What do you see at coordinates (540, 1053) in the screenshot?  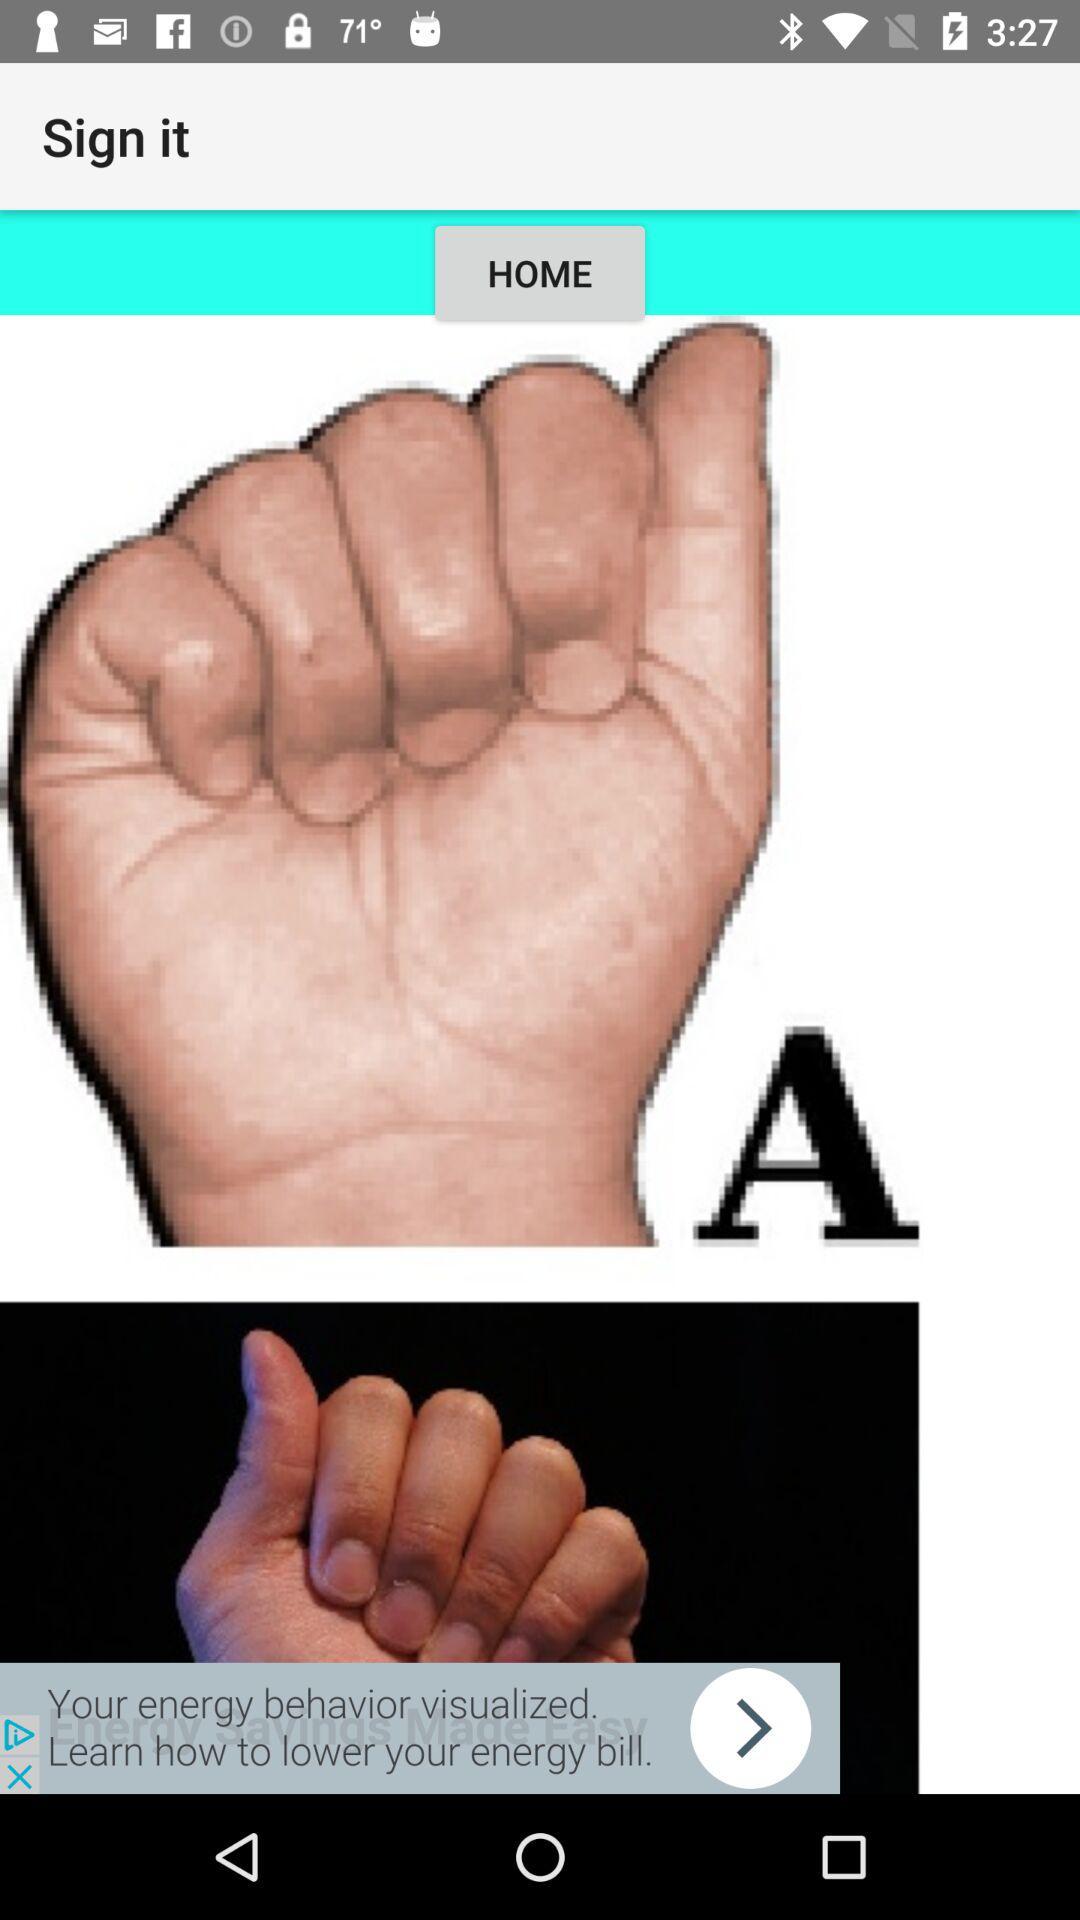 I see `the home button` at bounding box center [540, 1053].